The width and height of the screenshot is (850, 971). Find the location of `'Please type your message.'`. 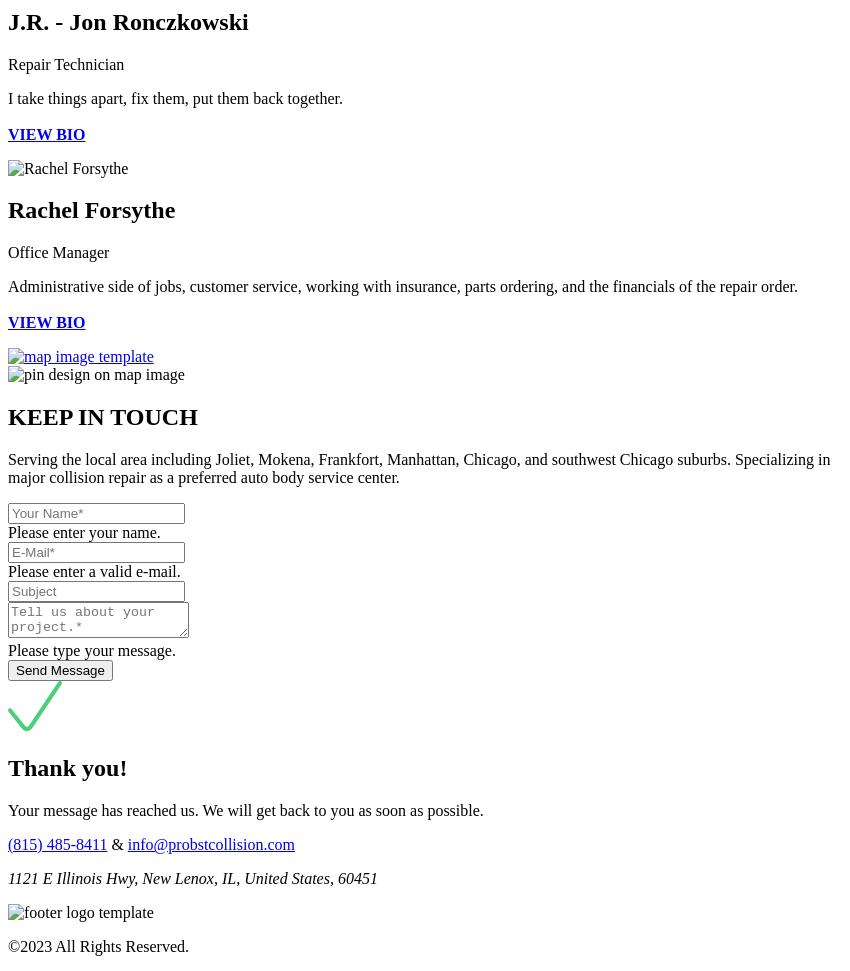

'Please type your message.' is located at coordinates (90, 650).